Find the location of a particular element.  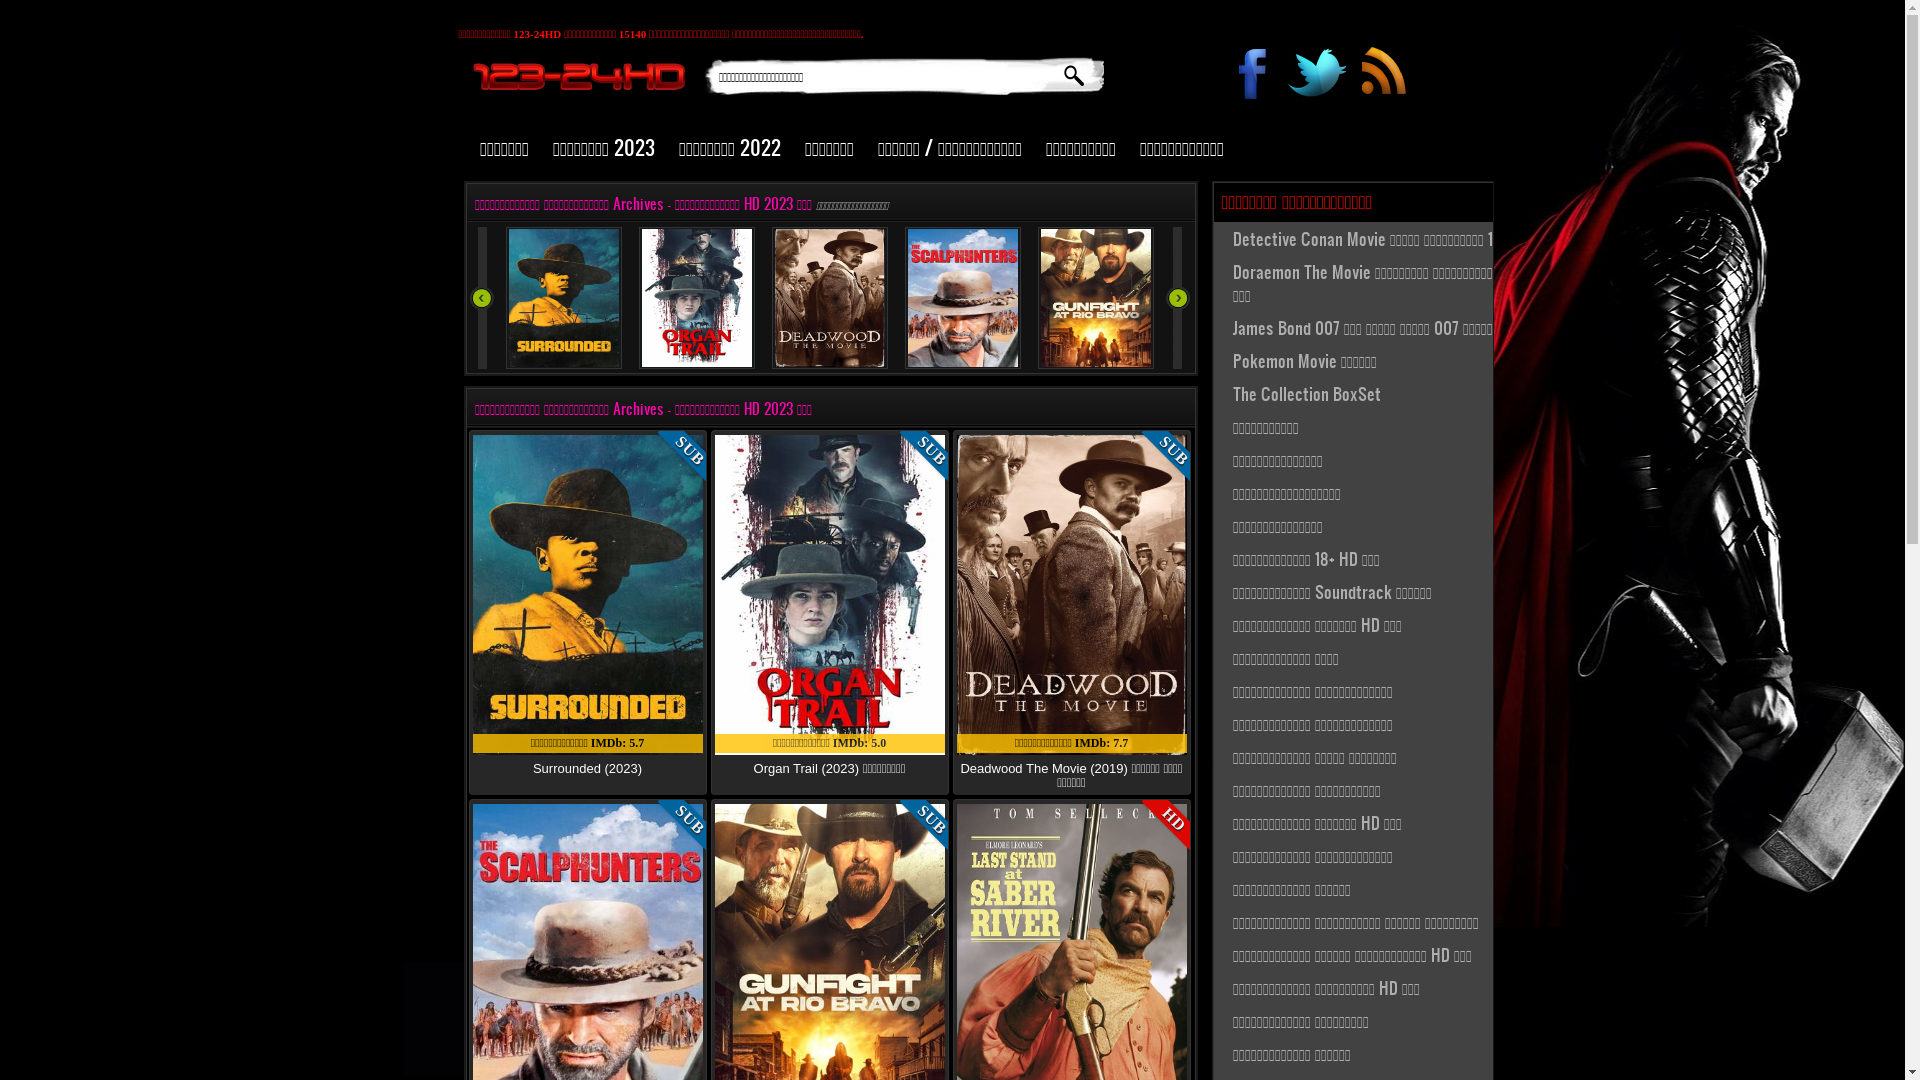

'The Collection BoxSet' is located at coordinates (1213, 393).